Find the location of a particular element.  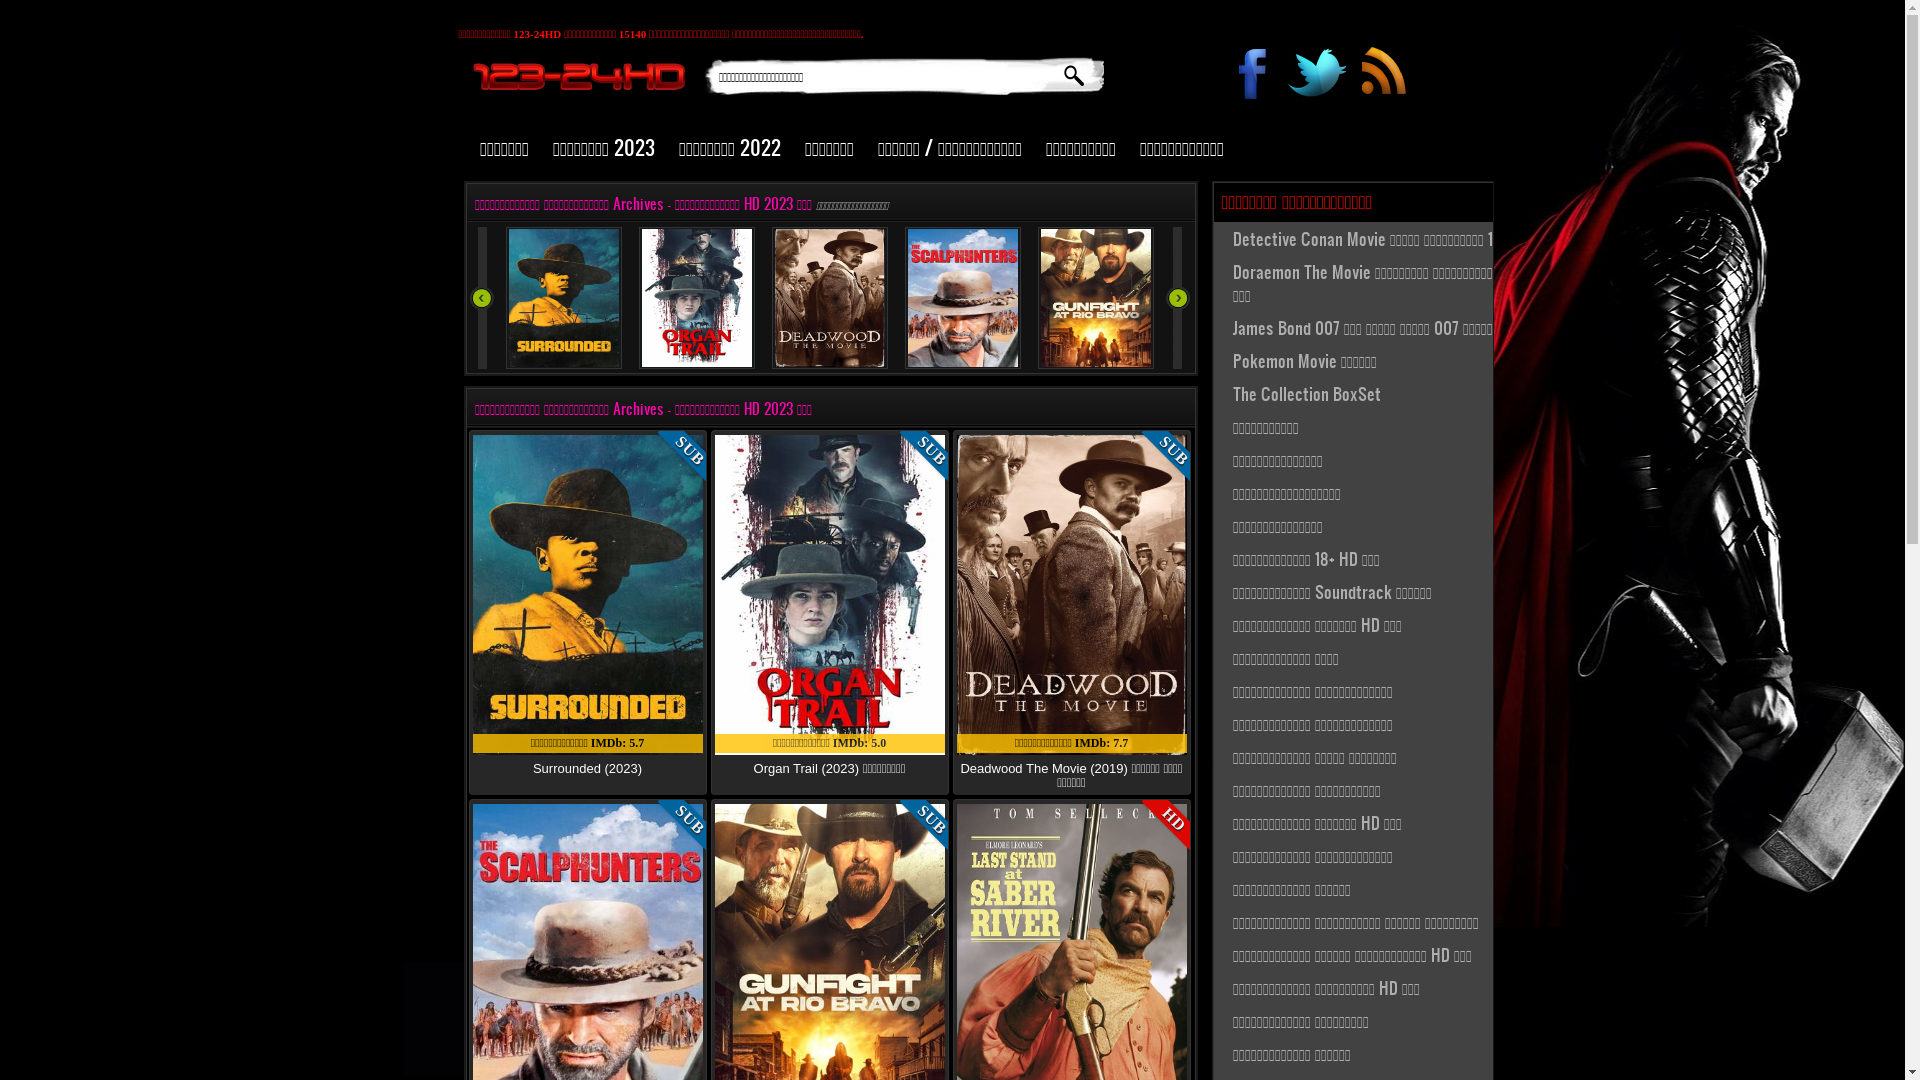

'The Collection BoxSet' is located at coordinates (1213, 393).